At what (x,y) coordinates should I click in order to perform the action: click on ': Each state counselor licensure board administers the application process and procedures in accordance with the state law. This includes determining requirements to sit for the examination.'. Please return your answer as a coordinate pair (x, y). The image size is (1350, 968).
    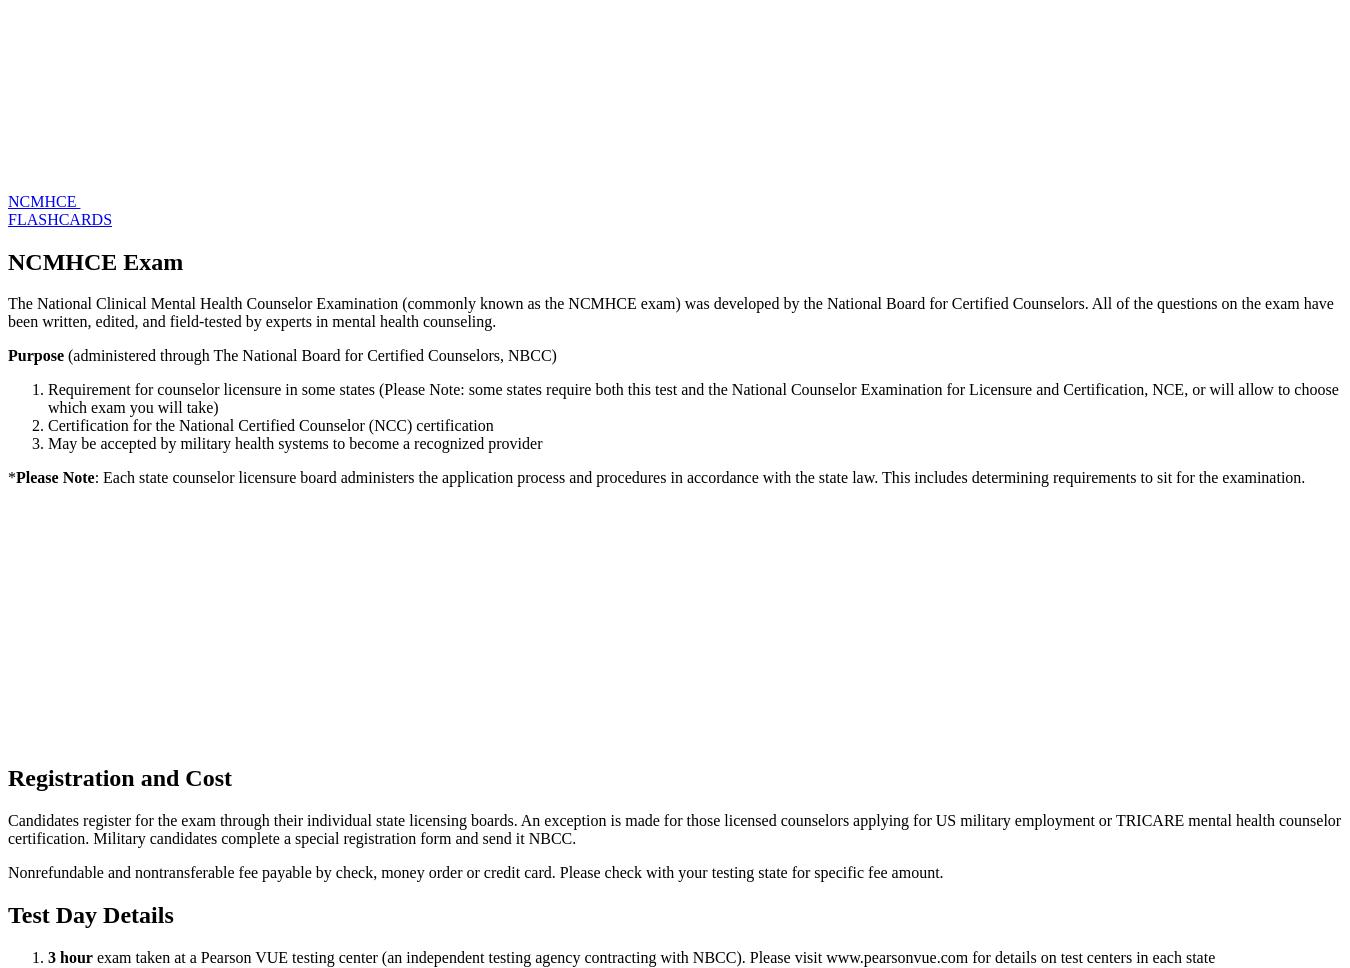
    Looking at the image, I should click on (698, 476).